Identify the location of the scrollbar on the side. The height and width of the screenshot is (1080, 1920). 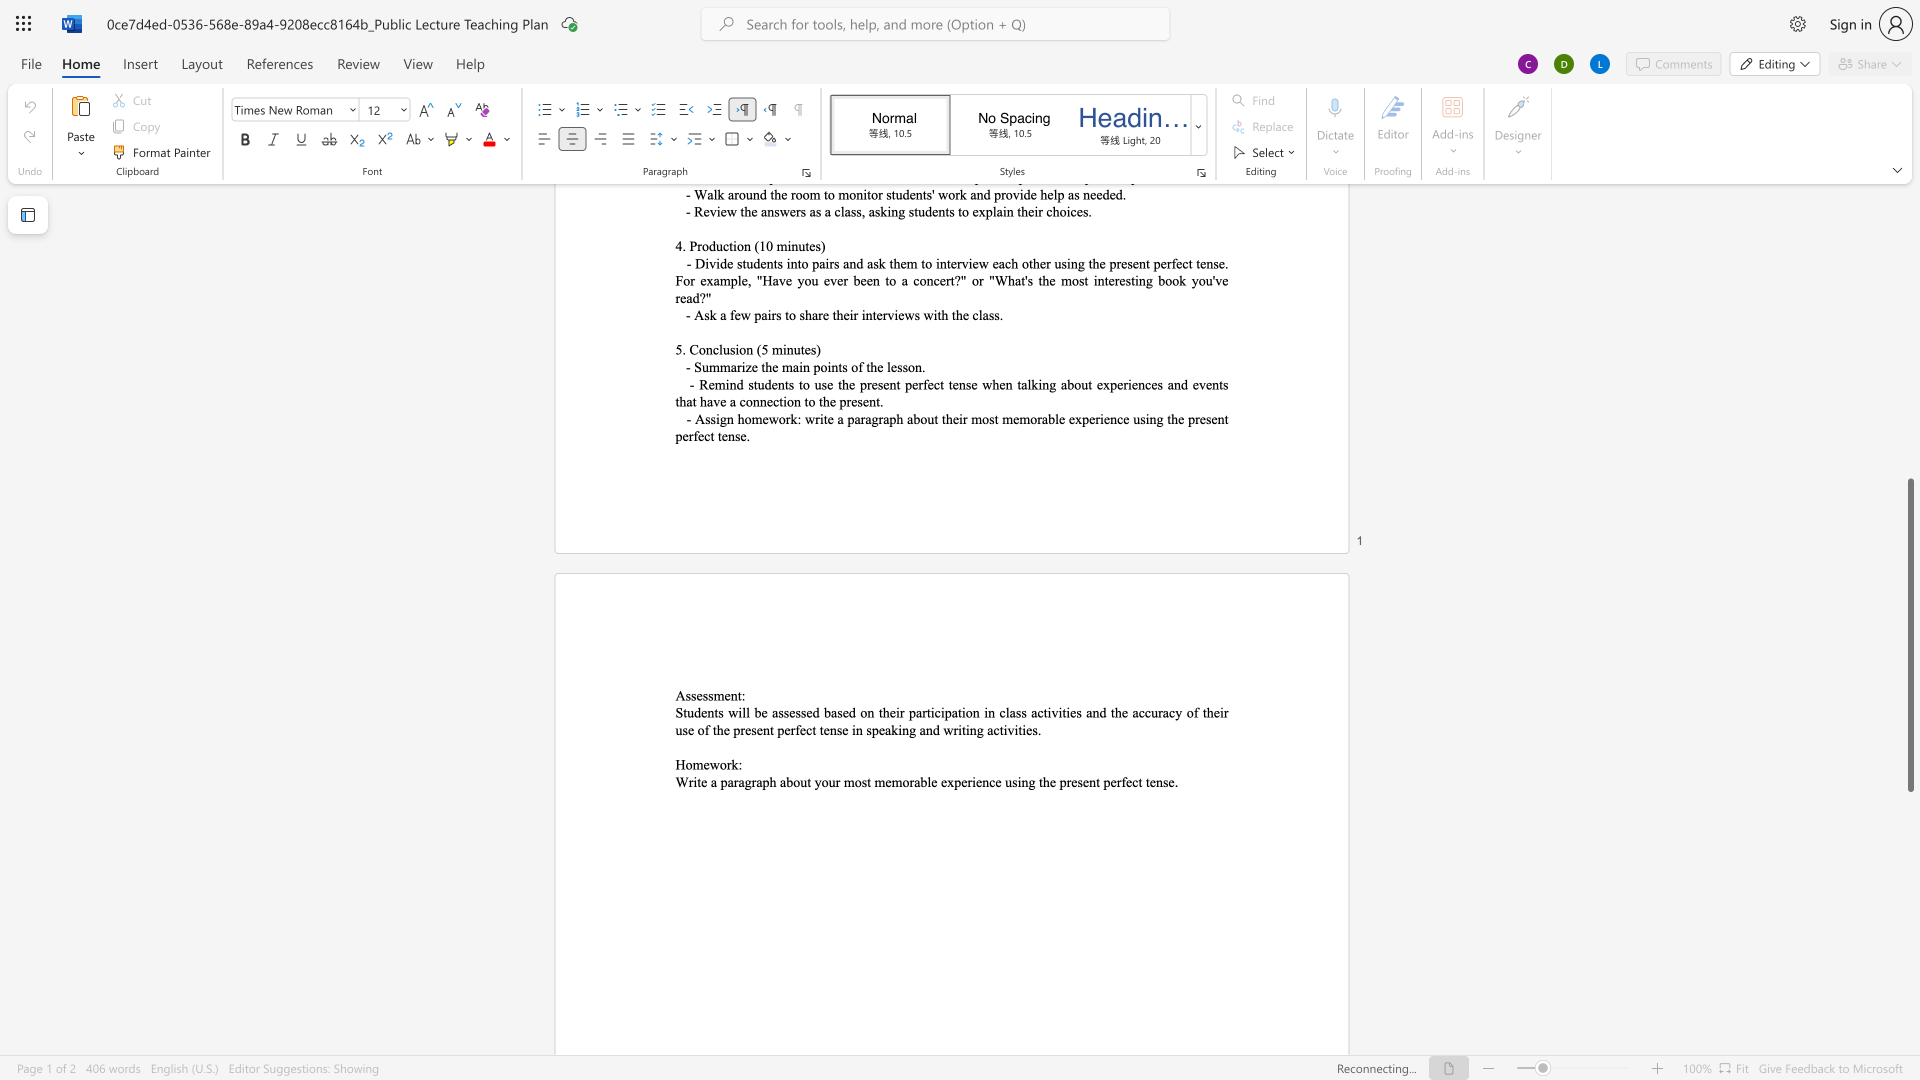
(1909, 289).